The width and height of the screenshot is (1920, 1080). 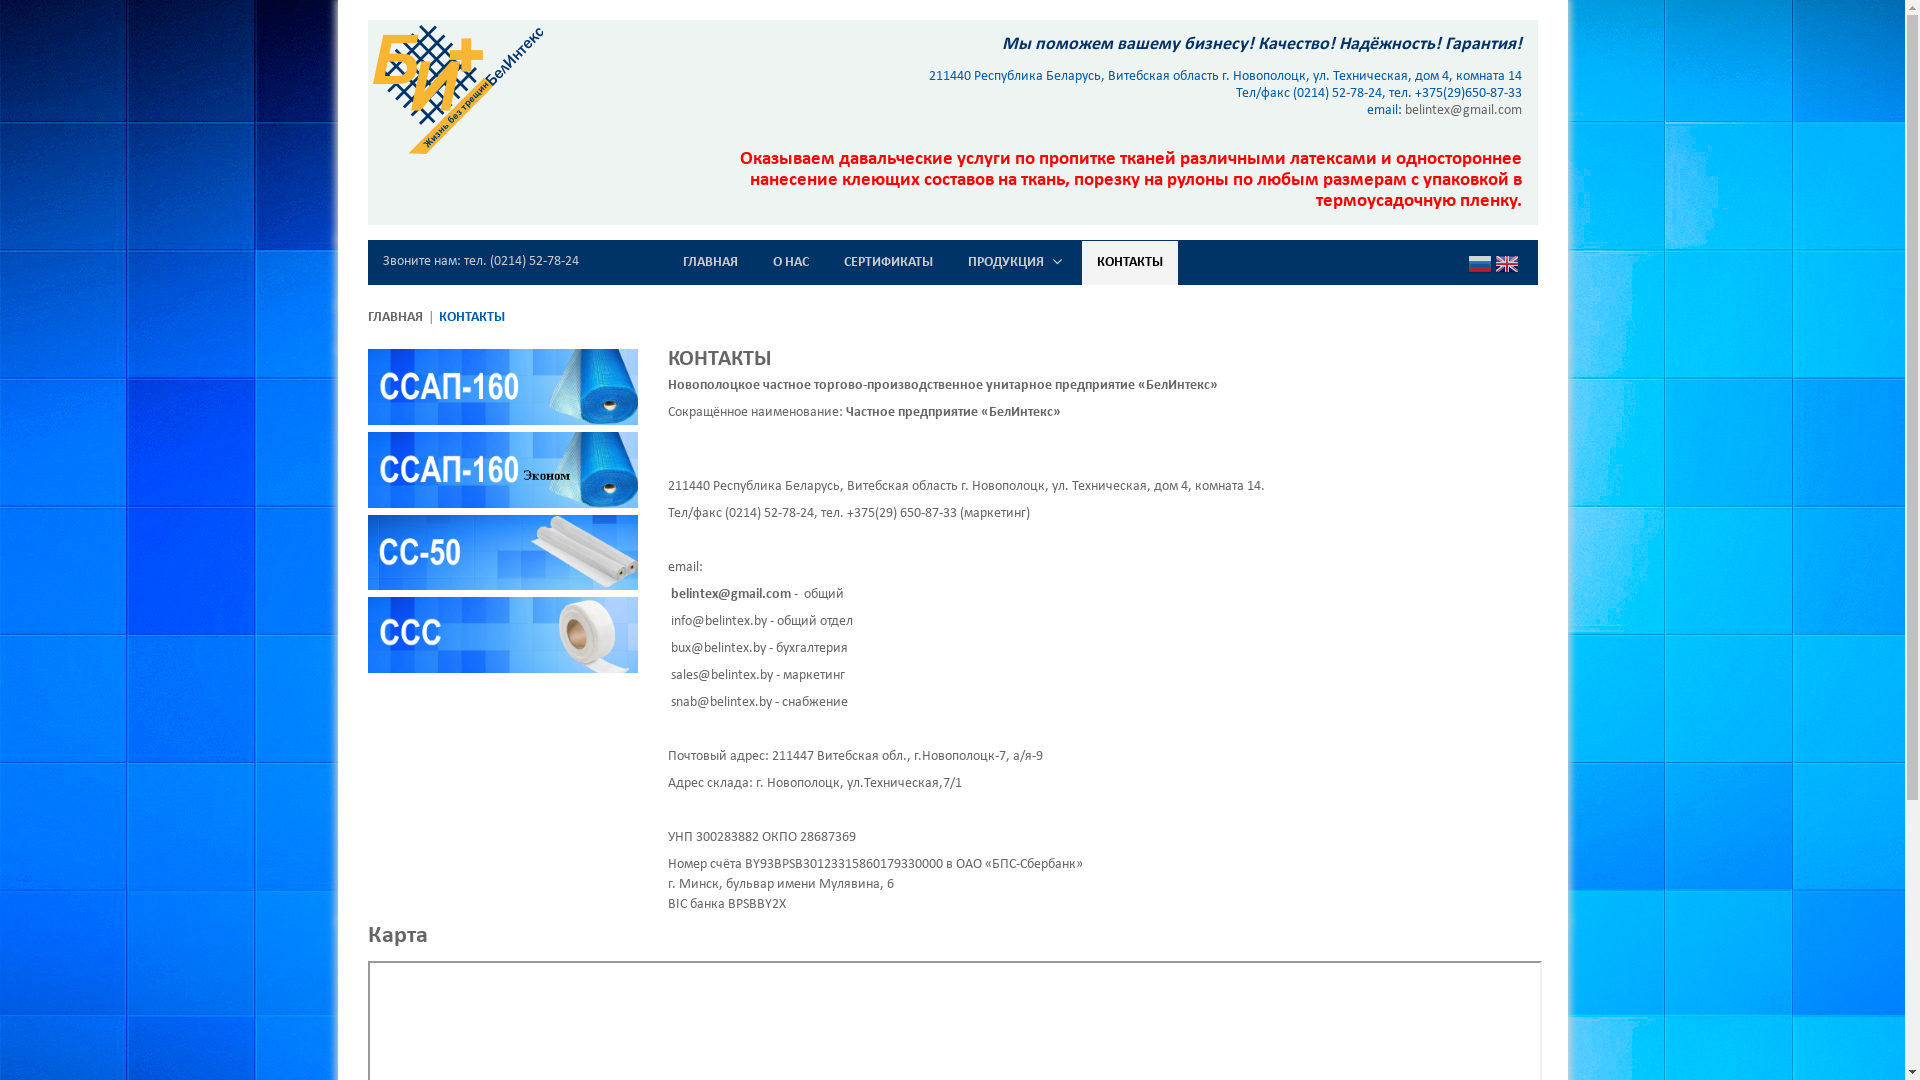 What do you see at coordinates (1463, 110) in the screenshot?
I see `'belintex@gmail.com'` at bounding box center [1463, 110].